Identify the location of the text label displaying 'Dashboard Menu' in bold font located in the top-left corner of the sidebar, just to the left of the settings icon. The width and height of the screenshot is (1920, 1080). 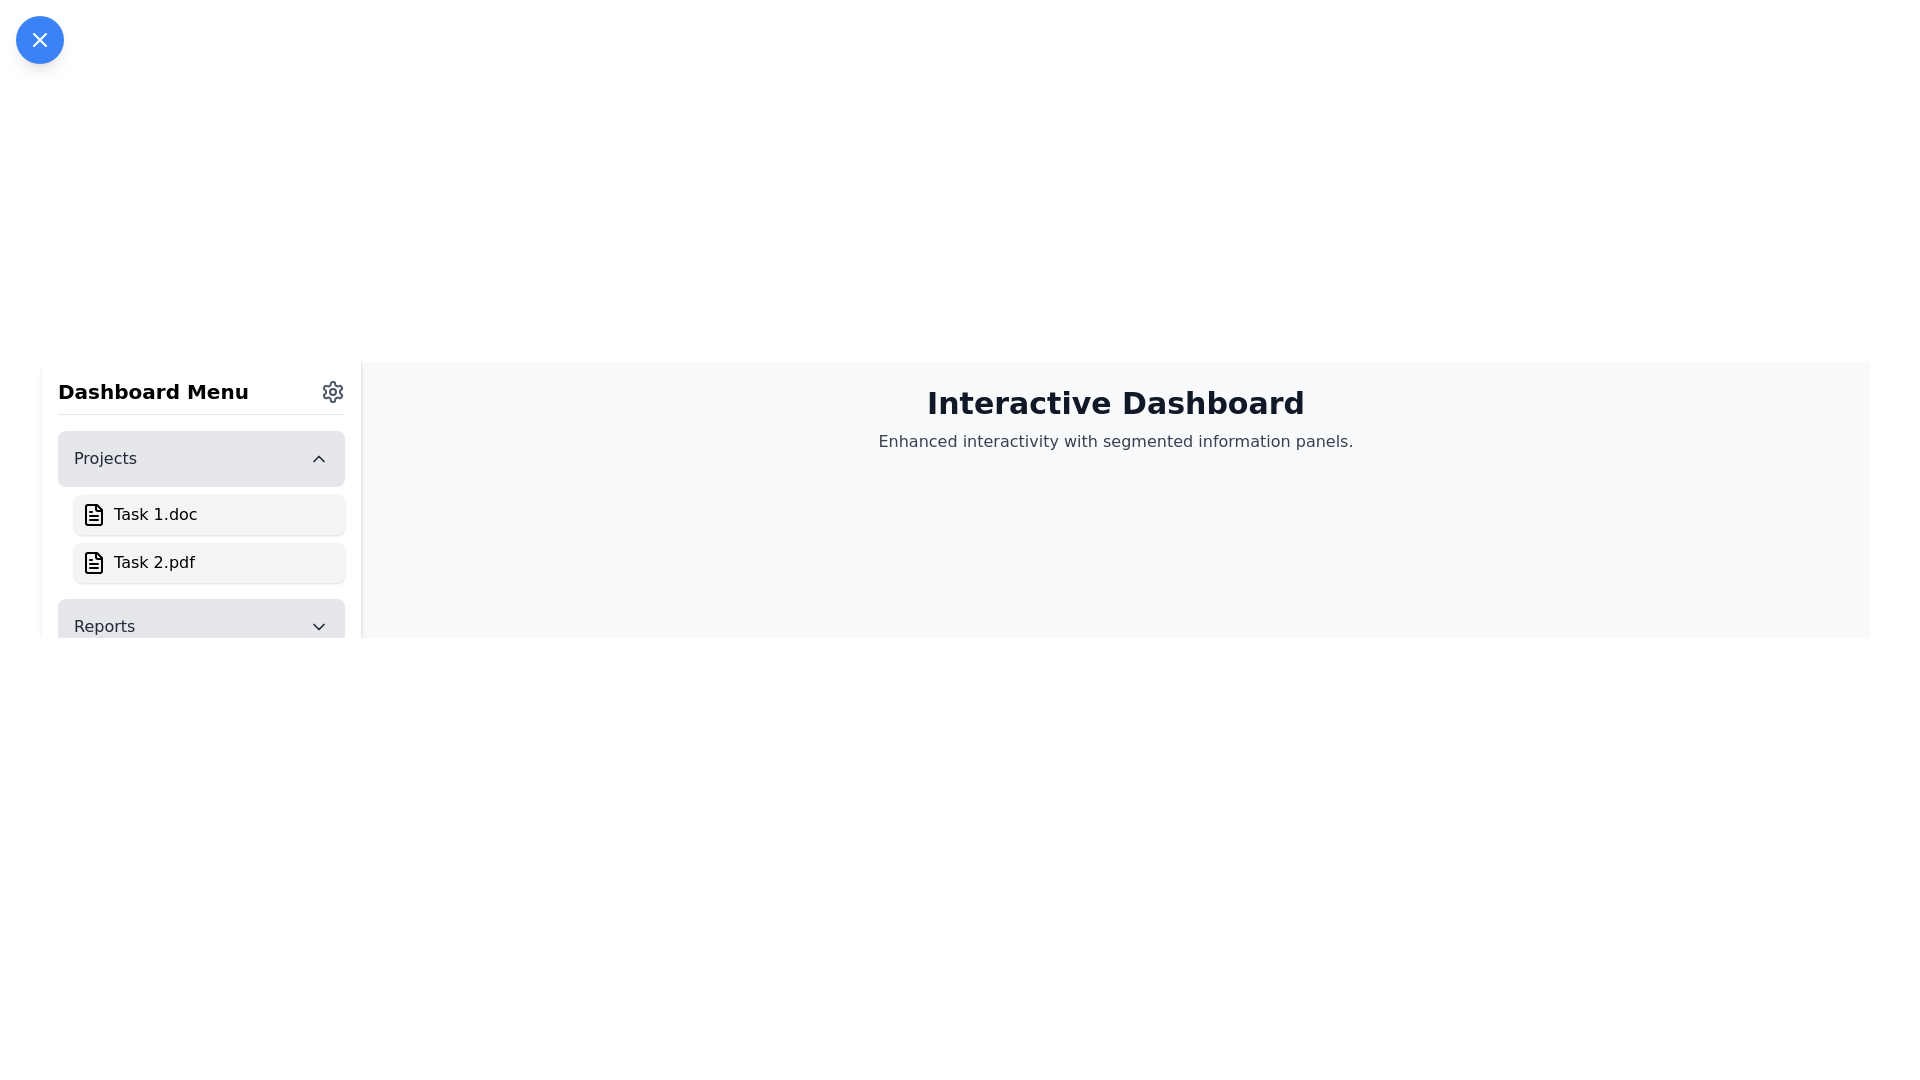
(152, 392).